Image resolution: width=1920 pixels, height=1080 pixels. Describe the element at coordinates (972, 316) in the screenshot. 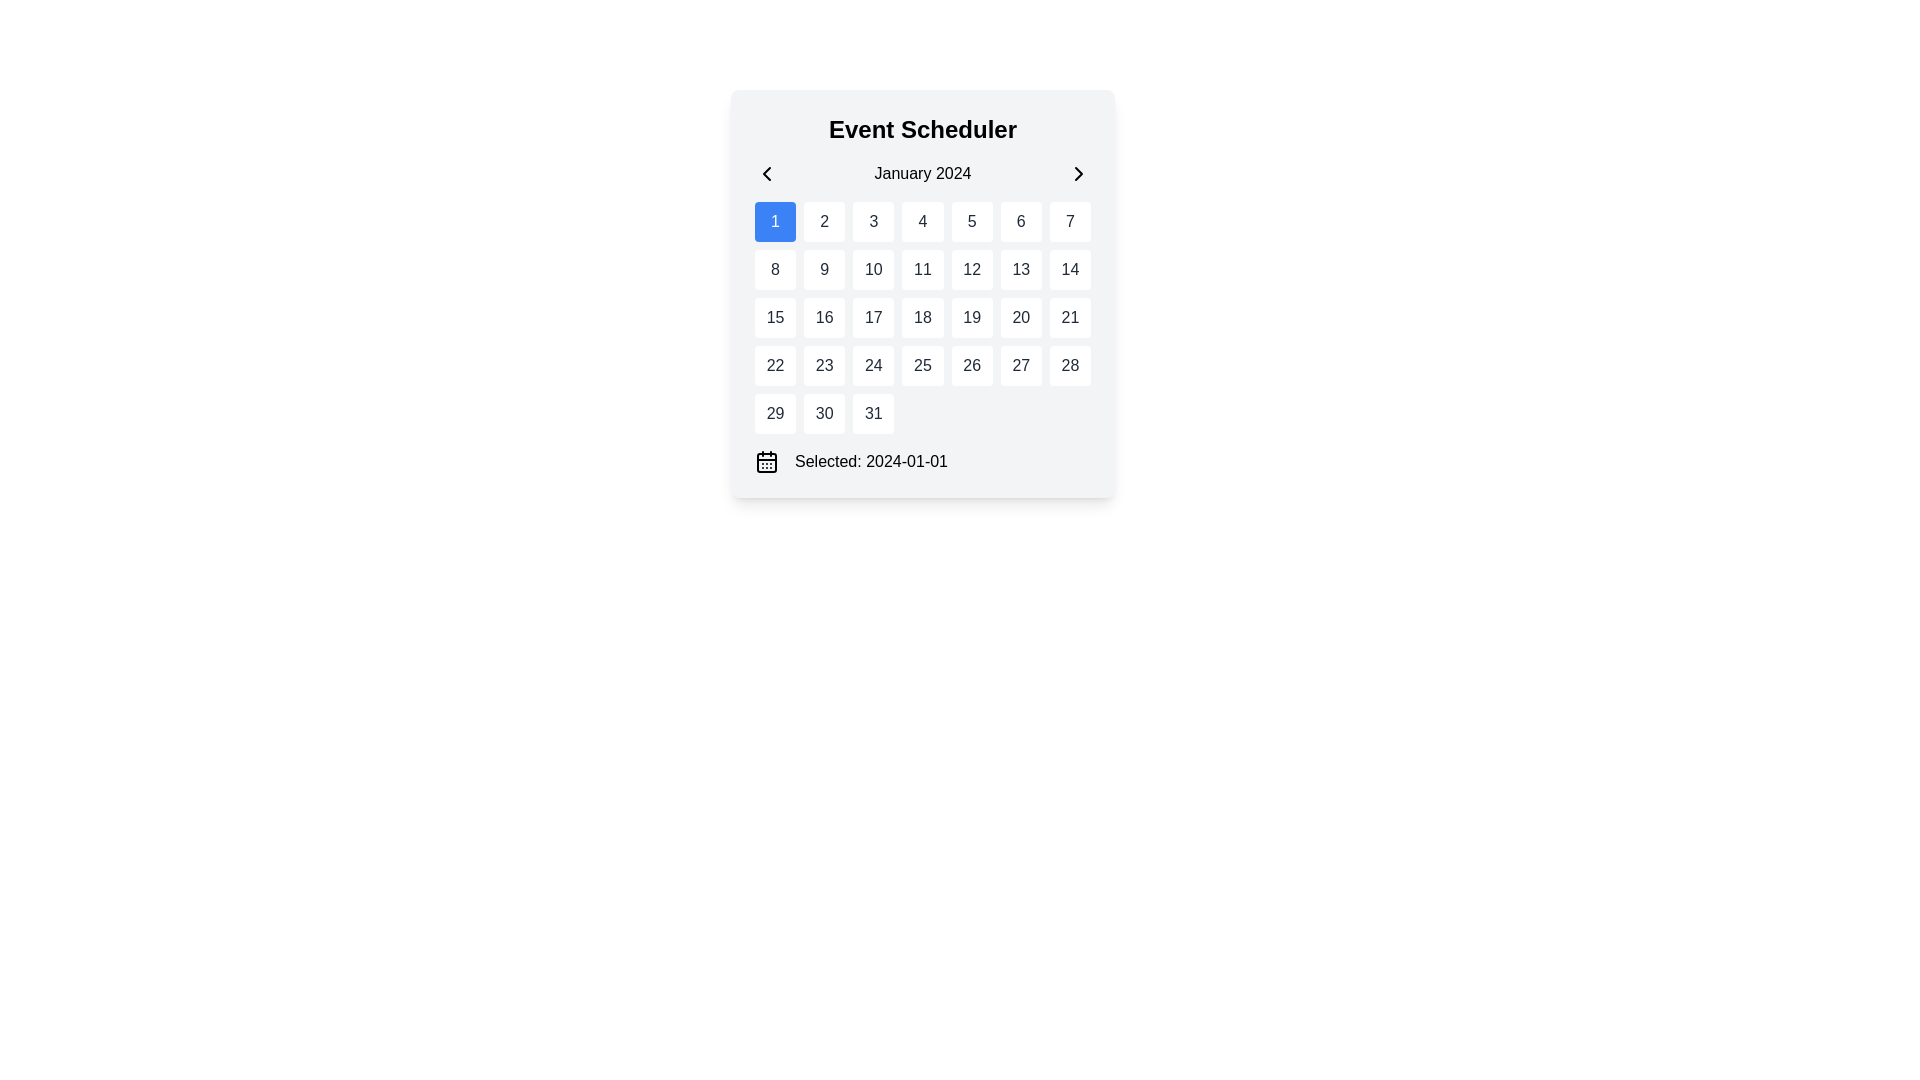

I see `the Button-like date selector displaying '19' in the calendar grid of the 'Event Scheduler' section` at that location.